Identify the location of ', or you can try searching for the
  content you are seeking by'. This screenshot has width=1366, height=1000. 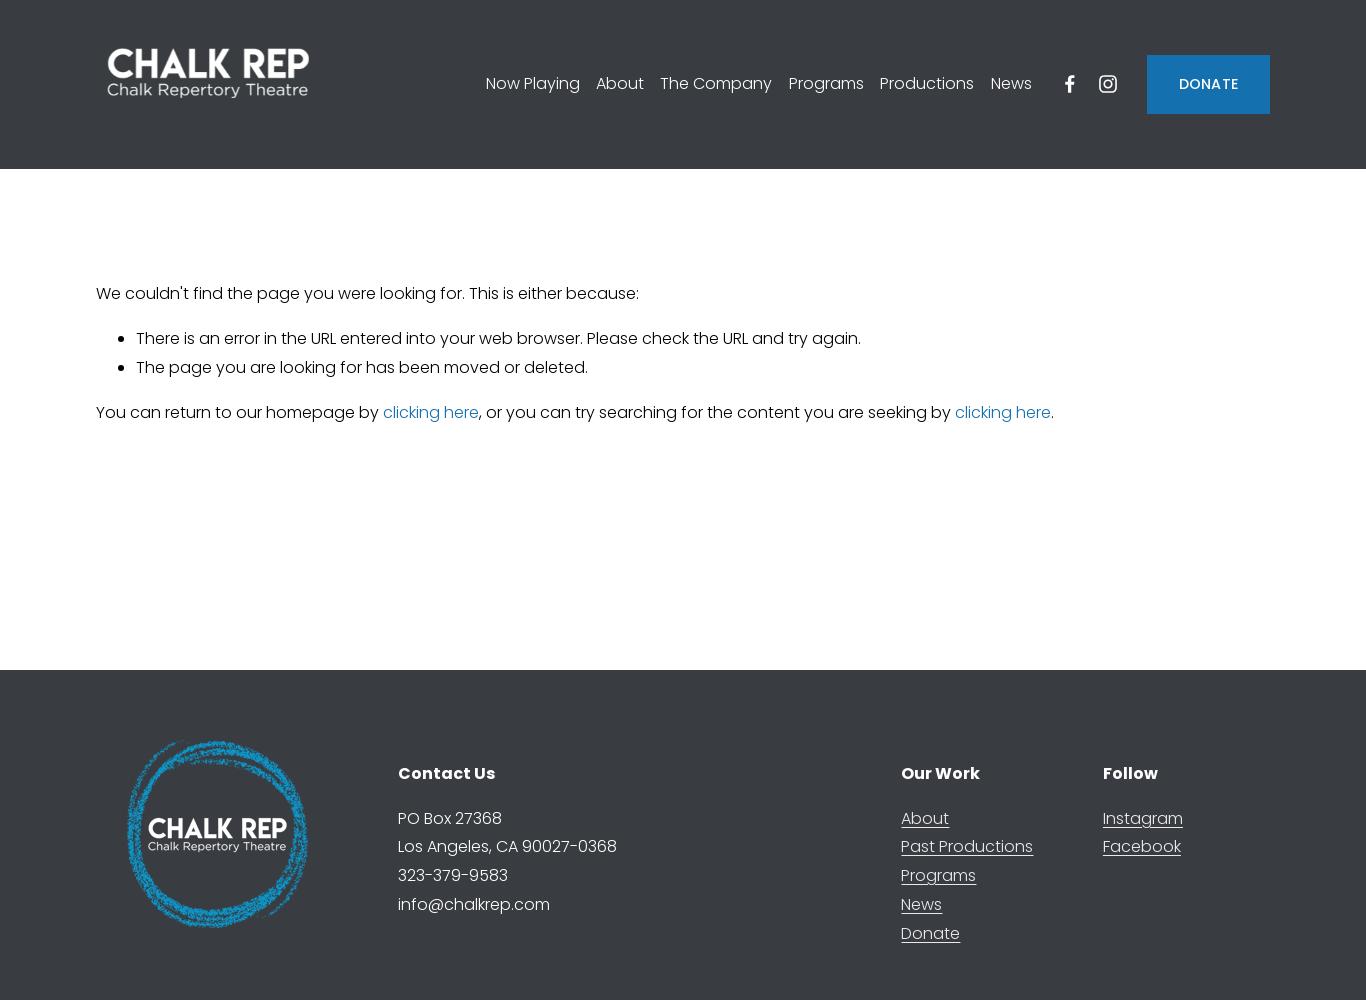
(477, 411).